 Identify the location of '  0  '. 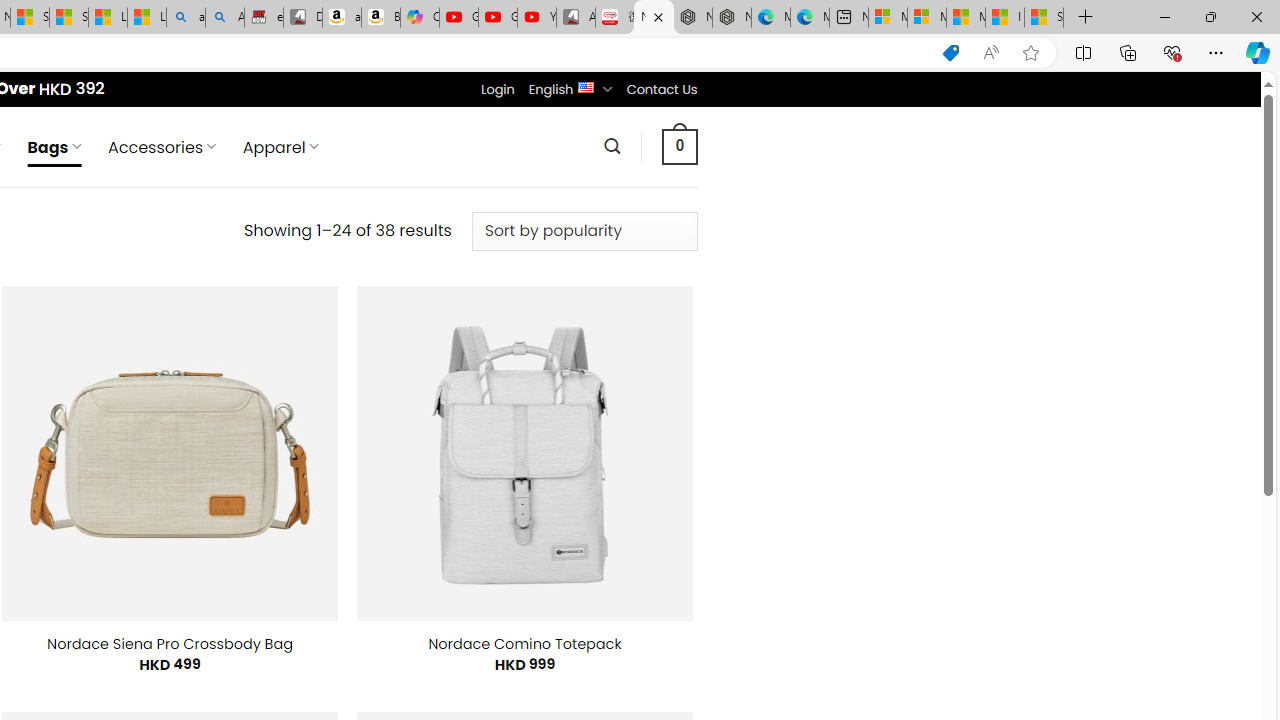
(679, 145).